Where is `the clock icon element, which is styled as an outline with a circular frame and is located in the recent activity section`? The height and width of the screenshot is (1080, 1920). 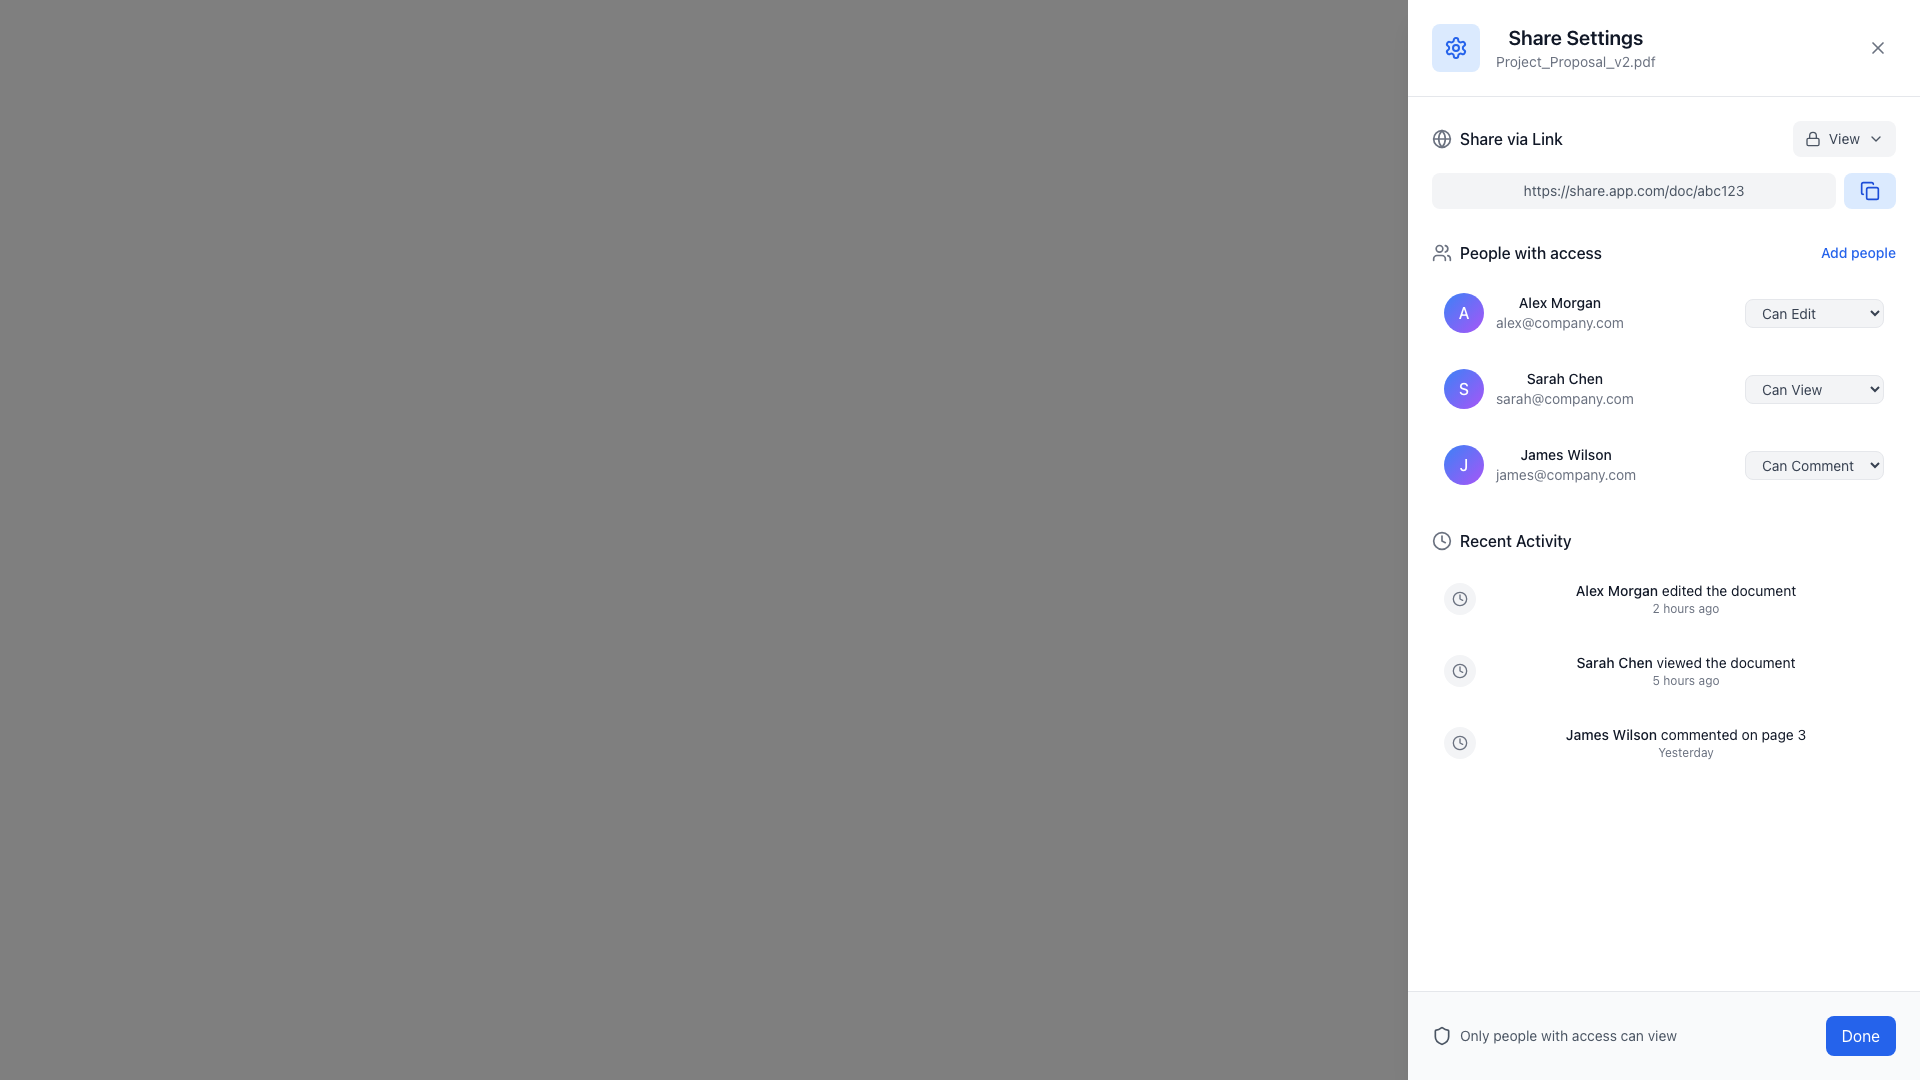
the clock icon element, which is styled as an outline with a circular frame and is located in the recent activity section is located at coordinates (1459, 743).